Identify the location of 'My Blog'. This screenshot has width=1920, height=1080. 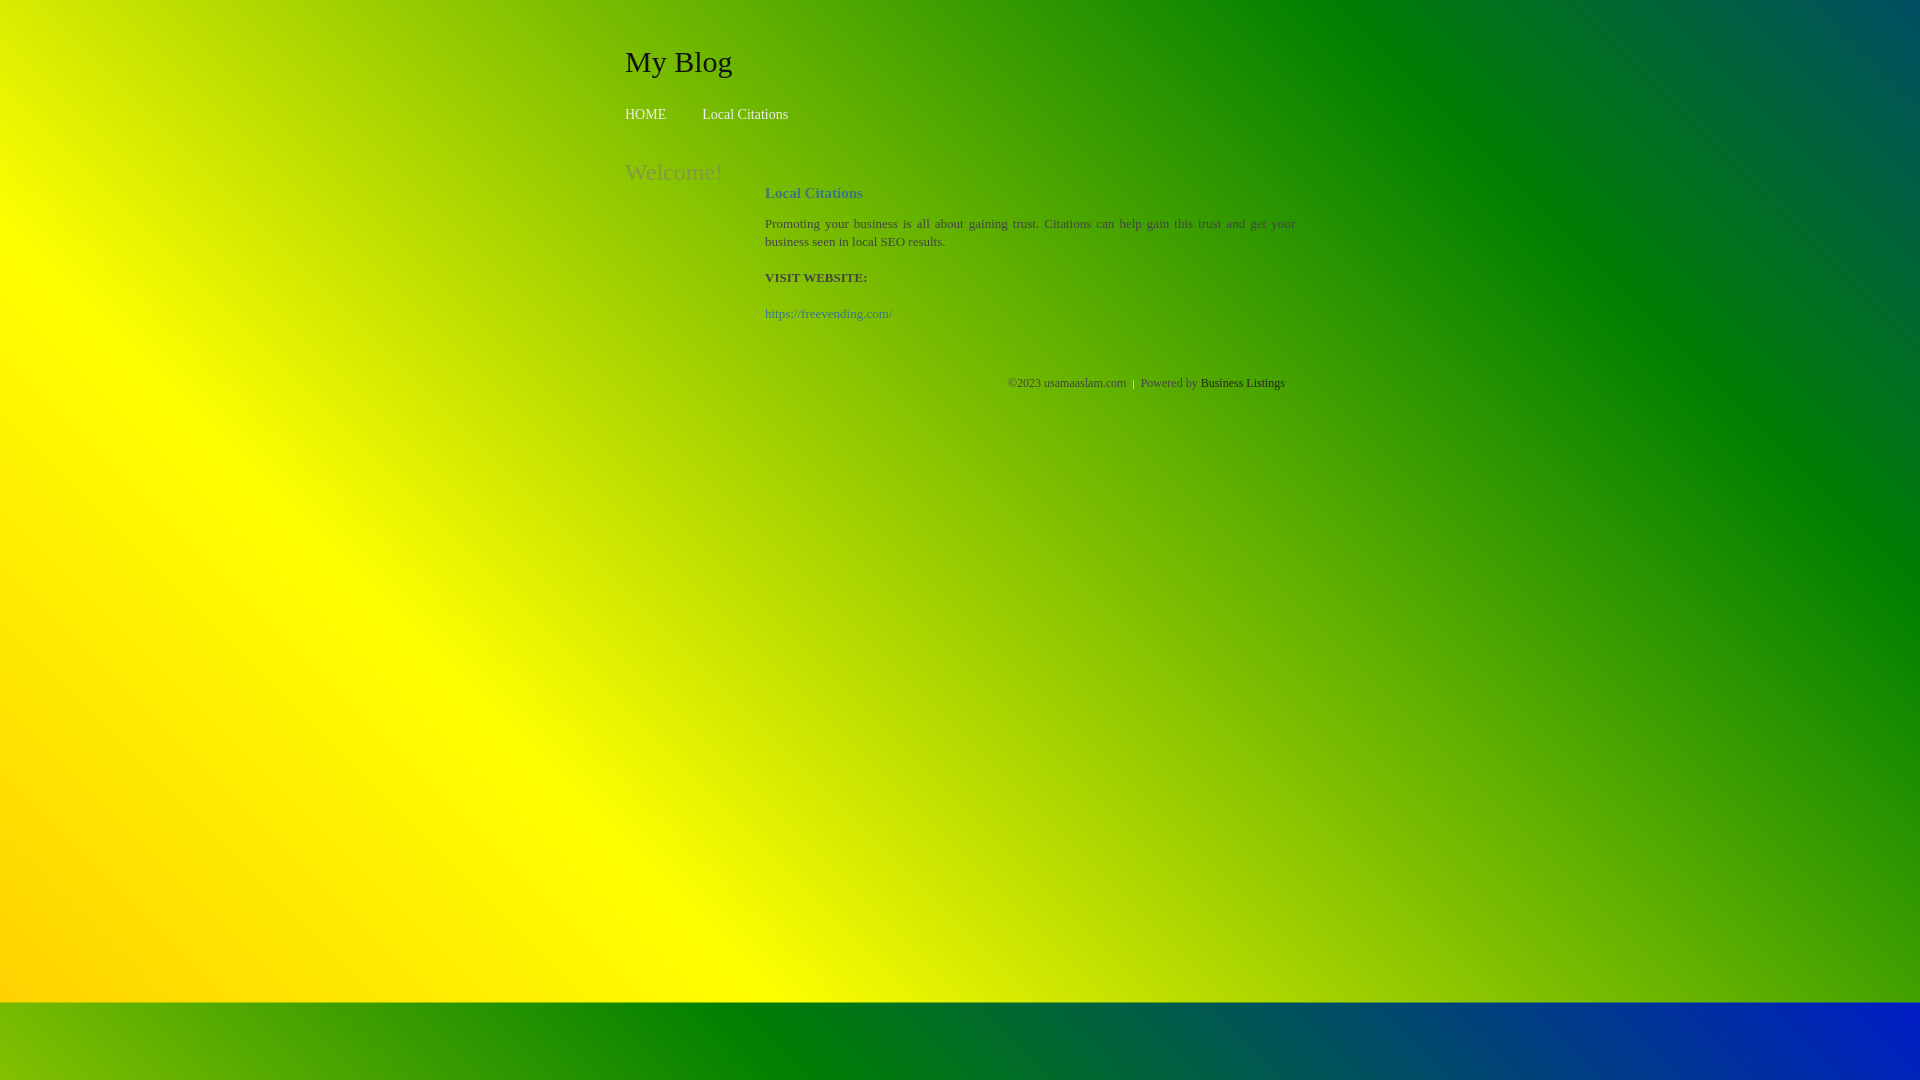
(623, 60).